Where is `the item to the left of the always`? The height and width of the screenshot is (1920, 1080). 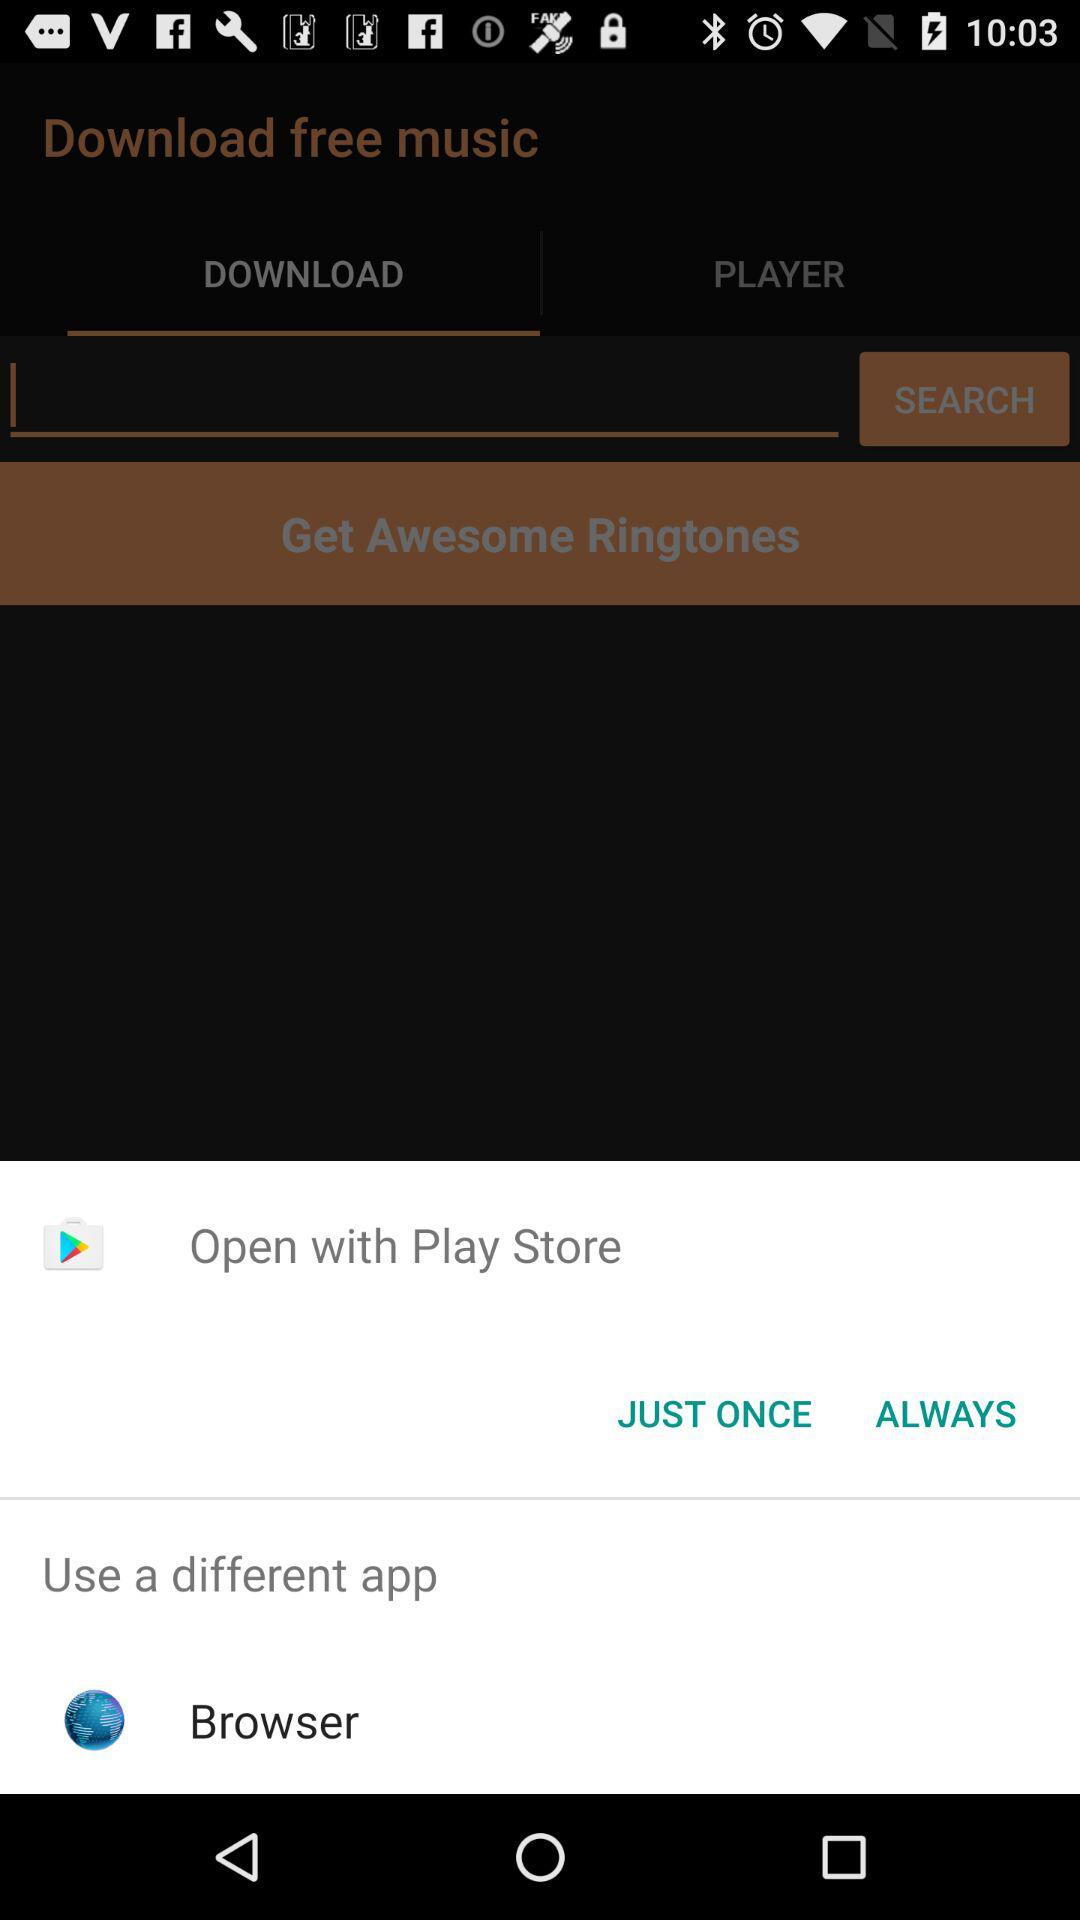
the item to the left of the always is located at coordinates (713, 1411).